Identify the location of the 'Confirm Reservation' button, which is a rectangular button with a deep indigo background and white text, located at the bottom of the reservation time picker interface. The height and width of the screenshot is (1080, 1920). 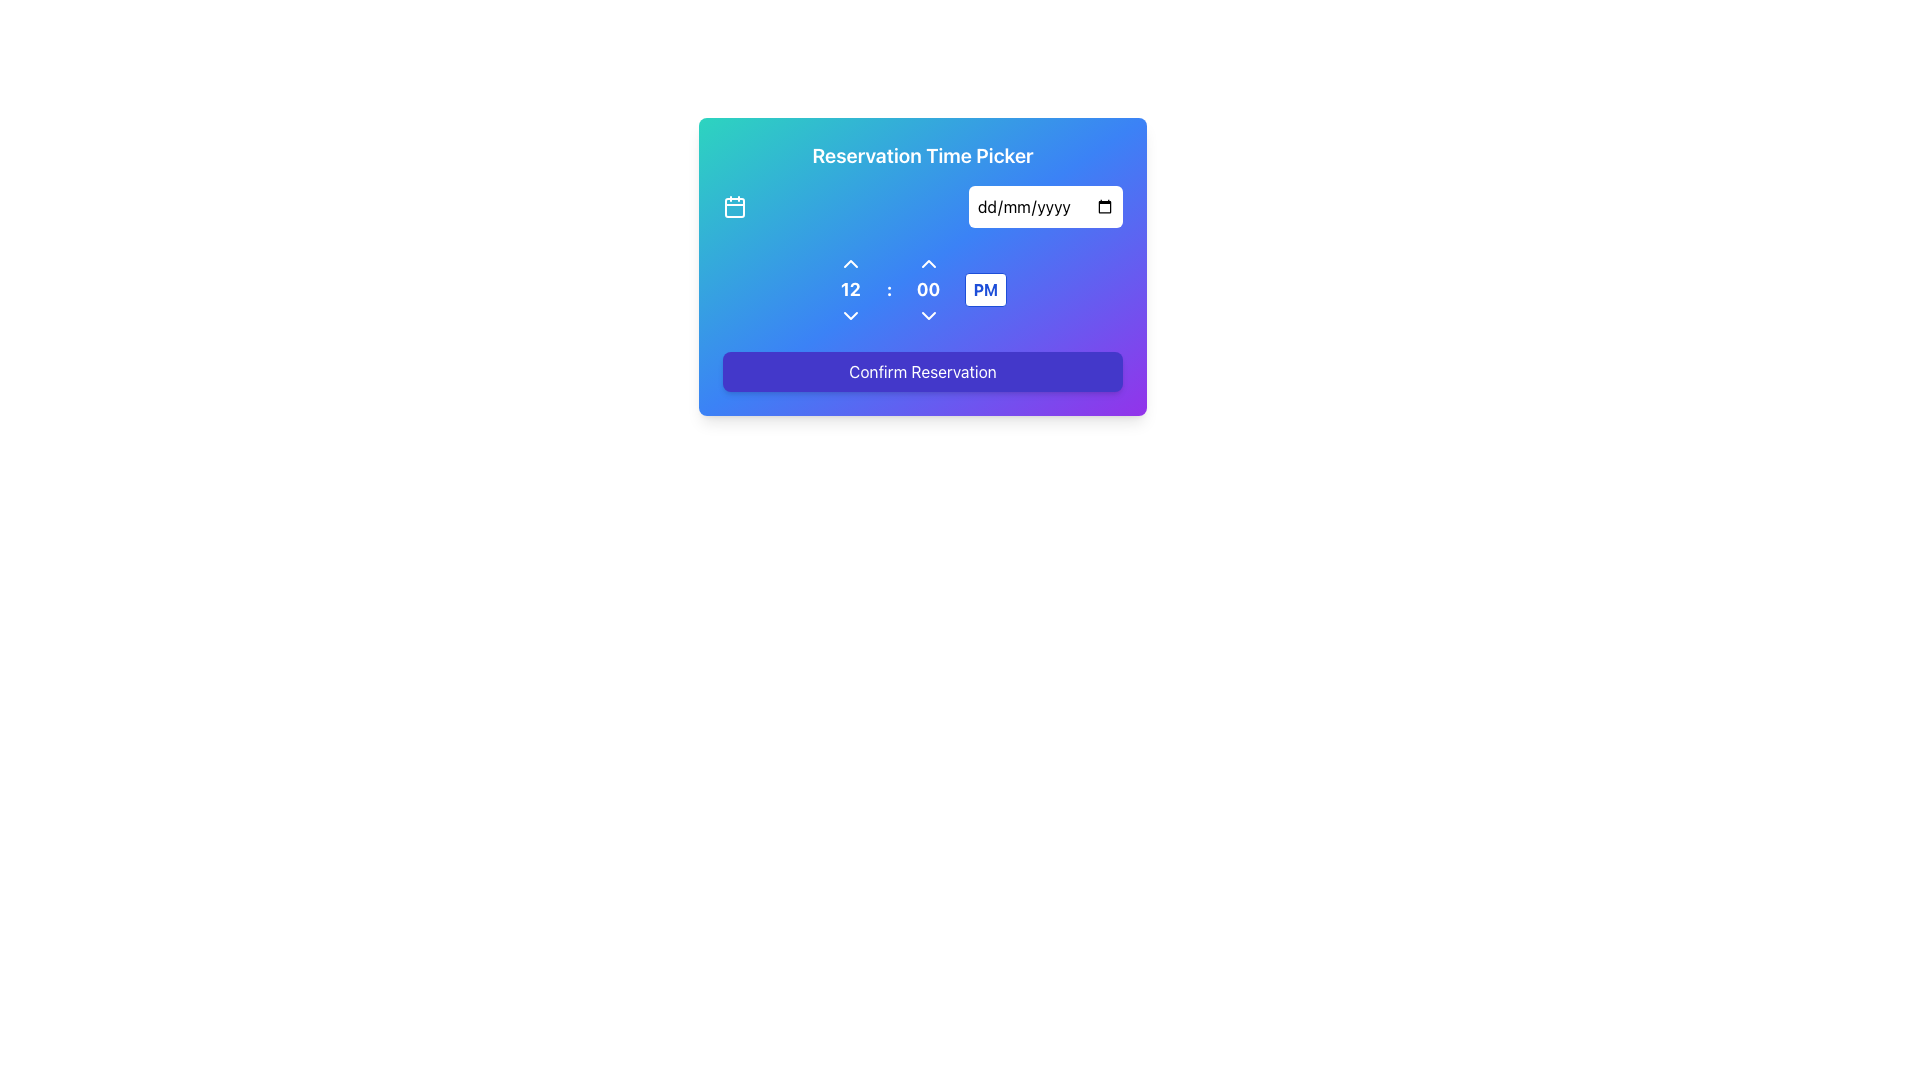
(921, 371).